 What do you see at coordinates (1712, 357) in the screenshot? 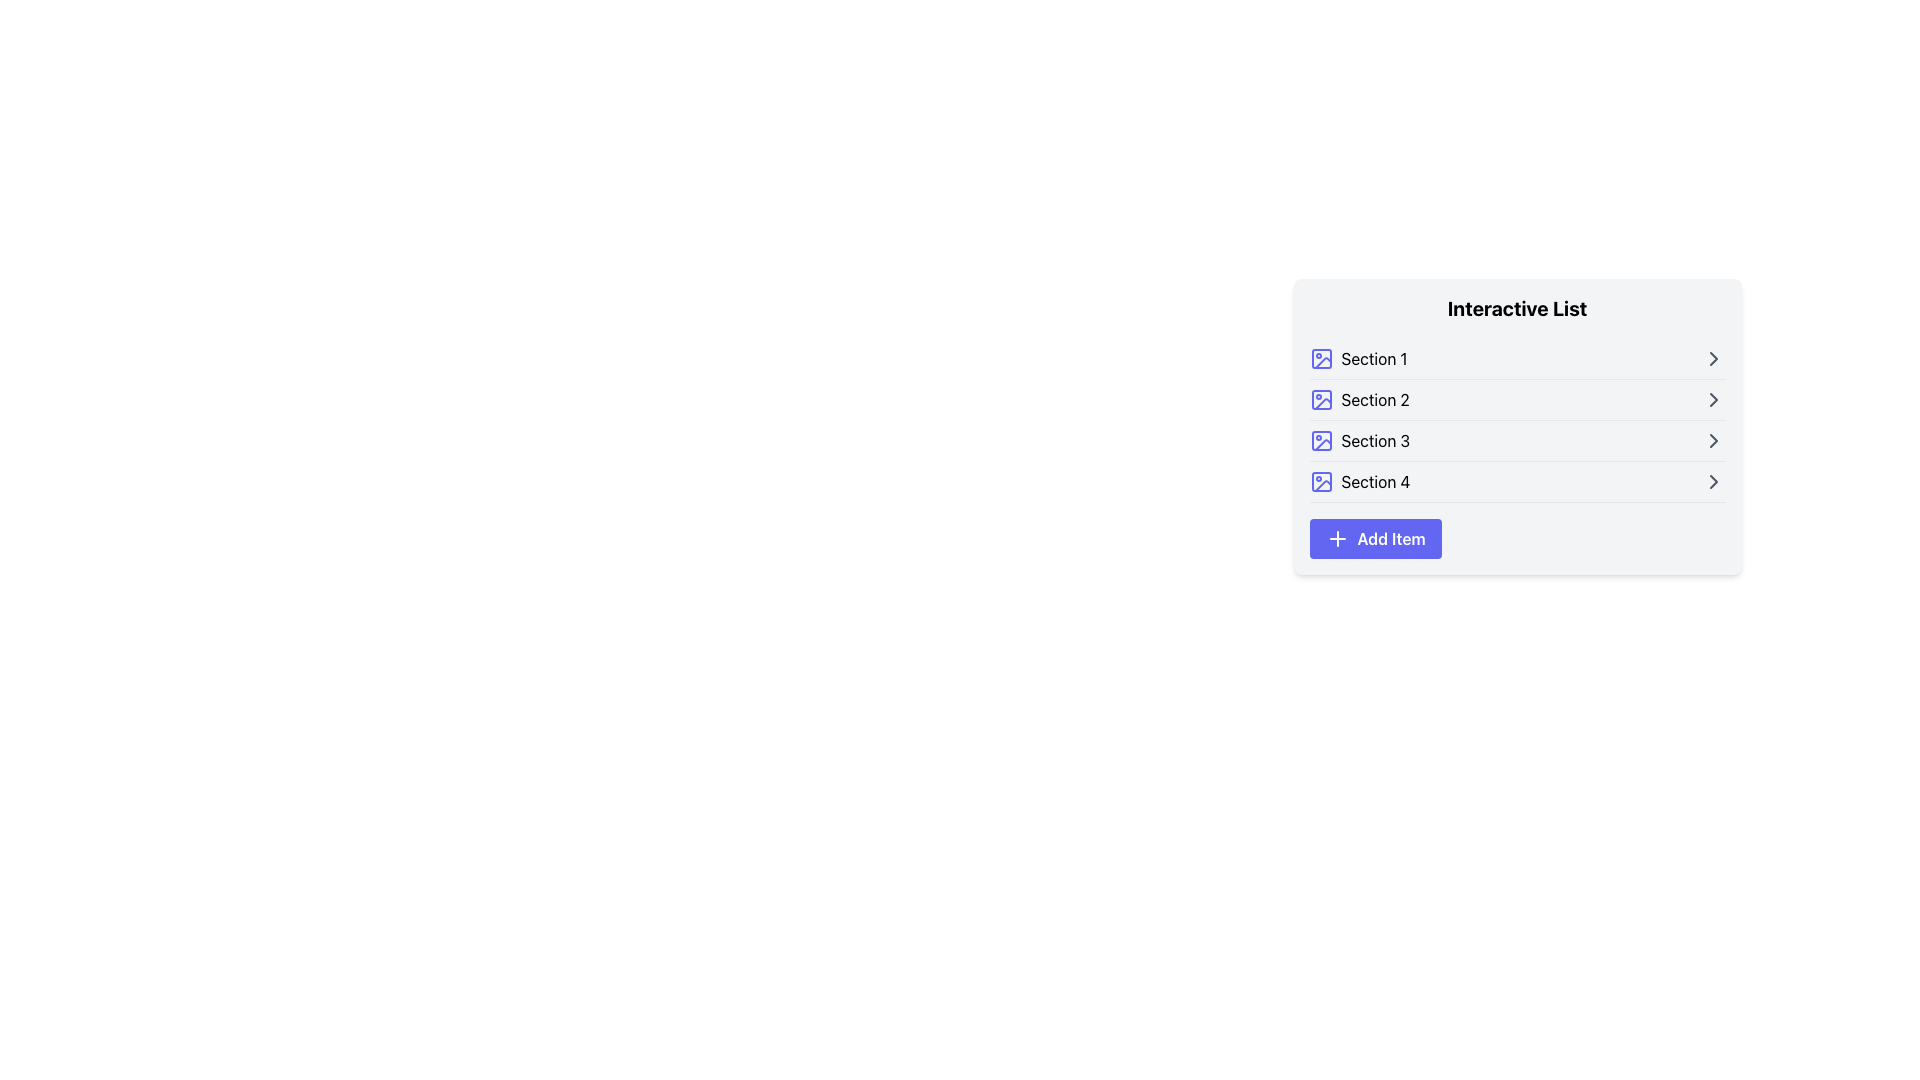
I see `the arrow icon button, which is a right-pointing chevron located at the far right of 'Section 1' in the 'Interactive List'` at bounding box center [1712, 357].